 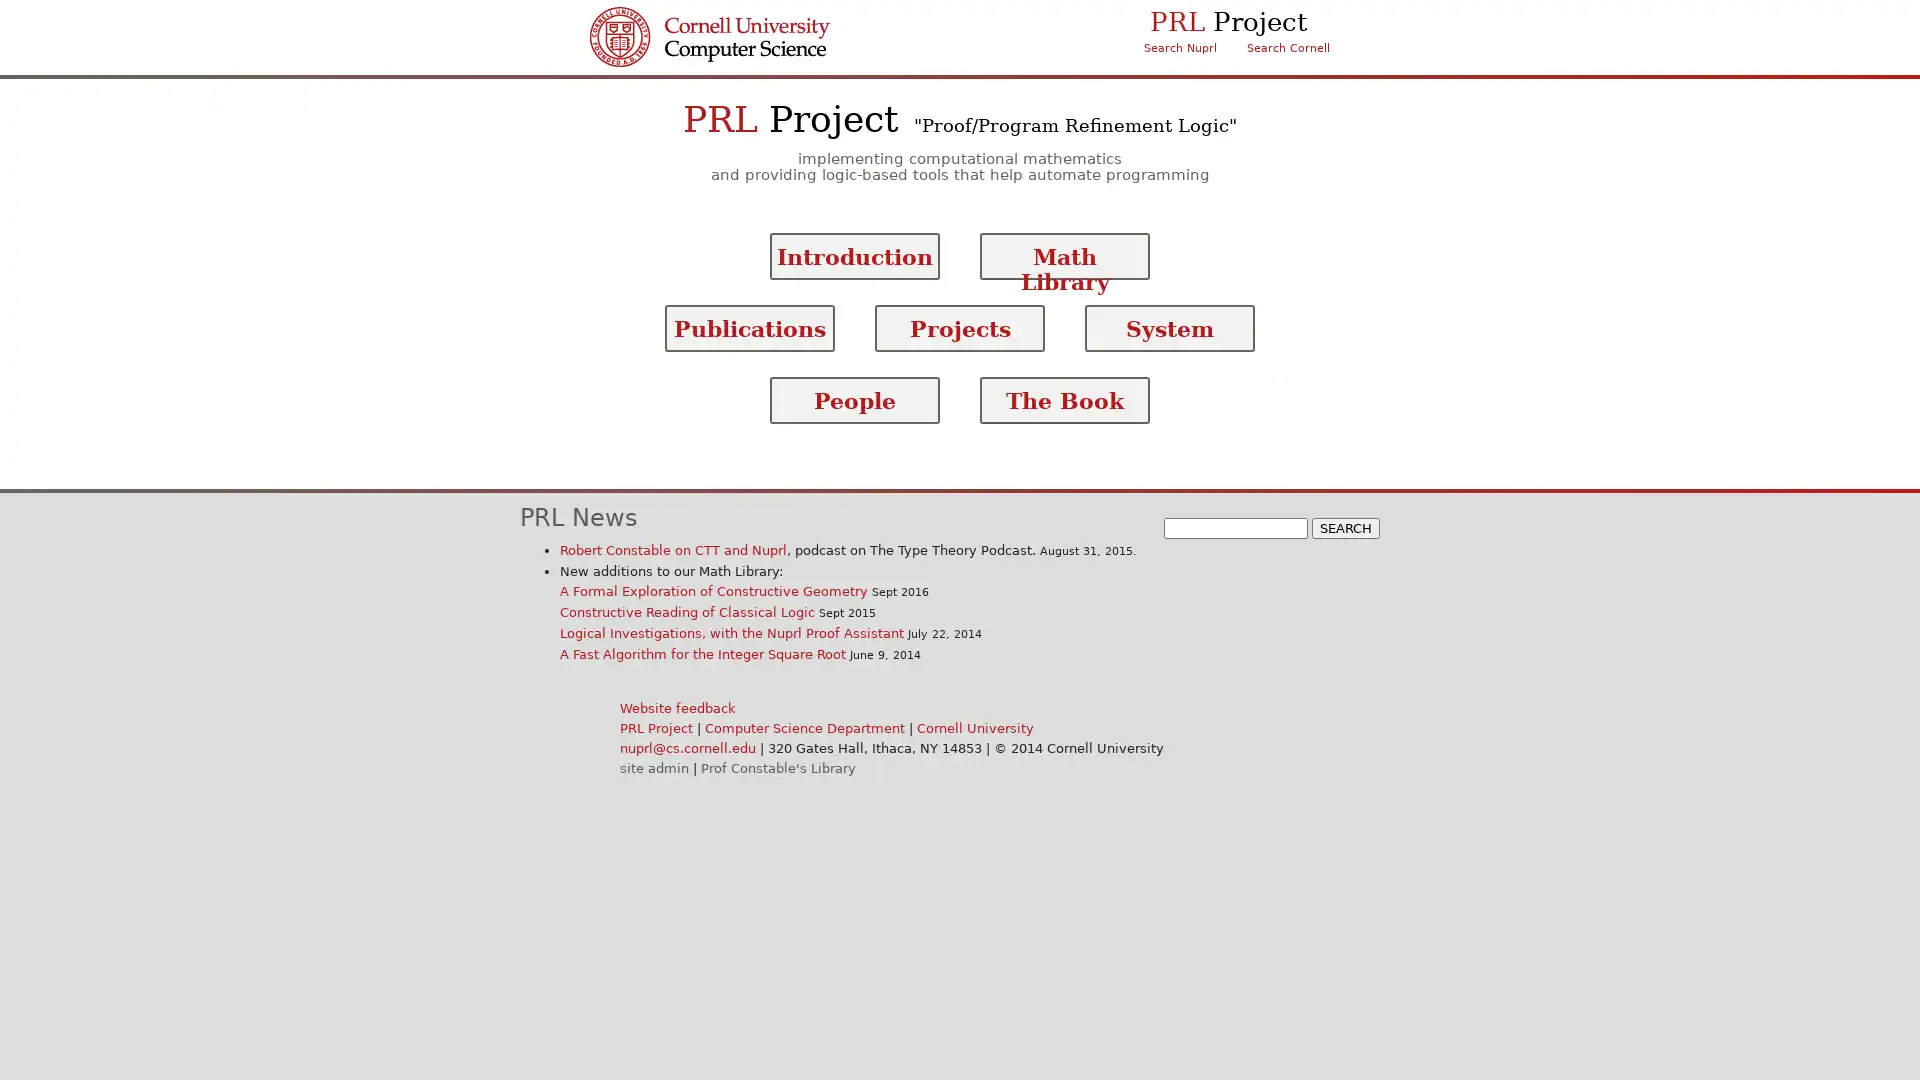 What do you see at coordinates (1345, 526) in the screenshot?
I see `SEARCH` at bounding box center [1345, 526].